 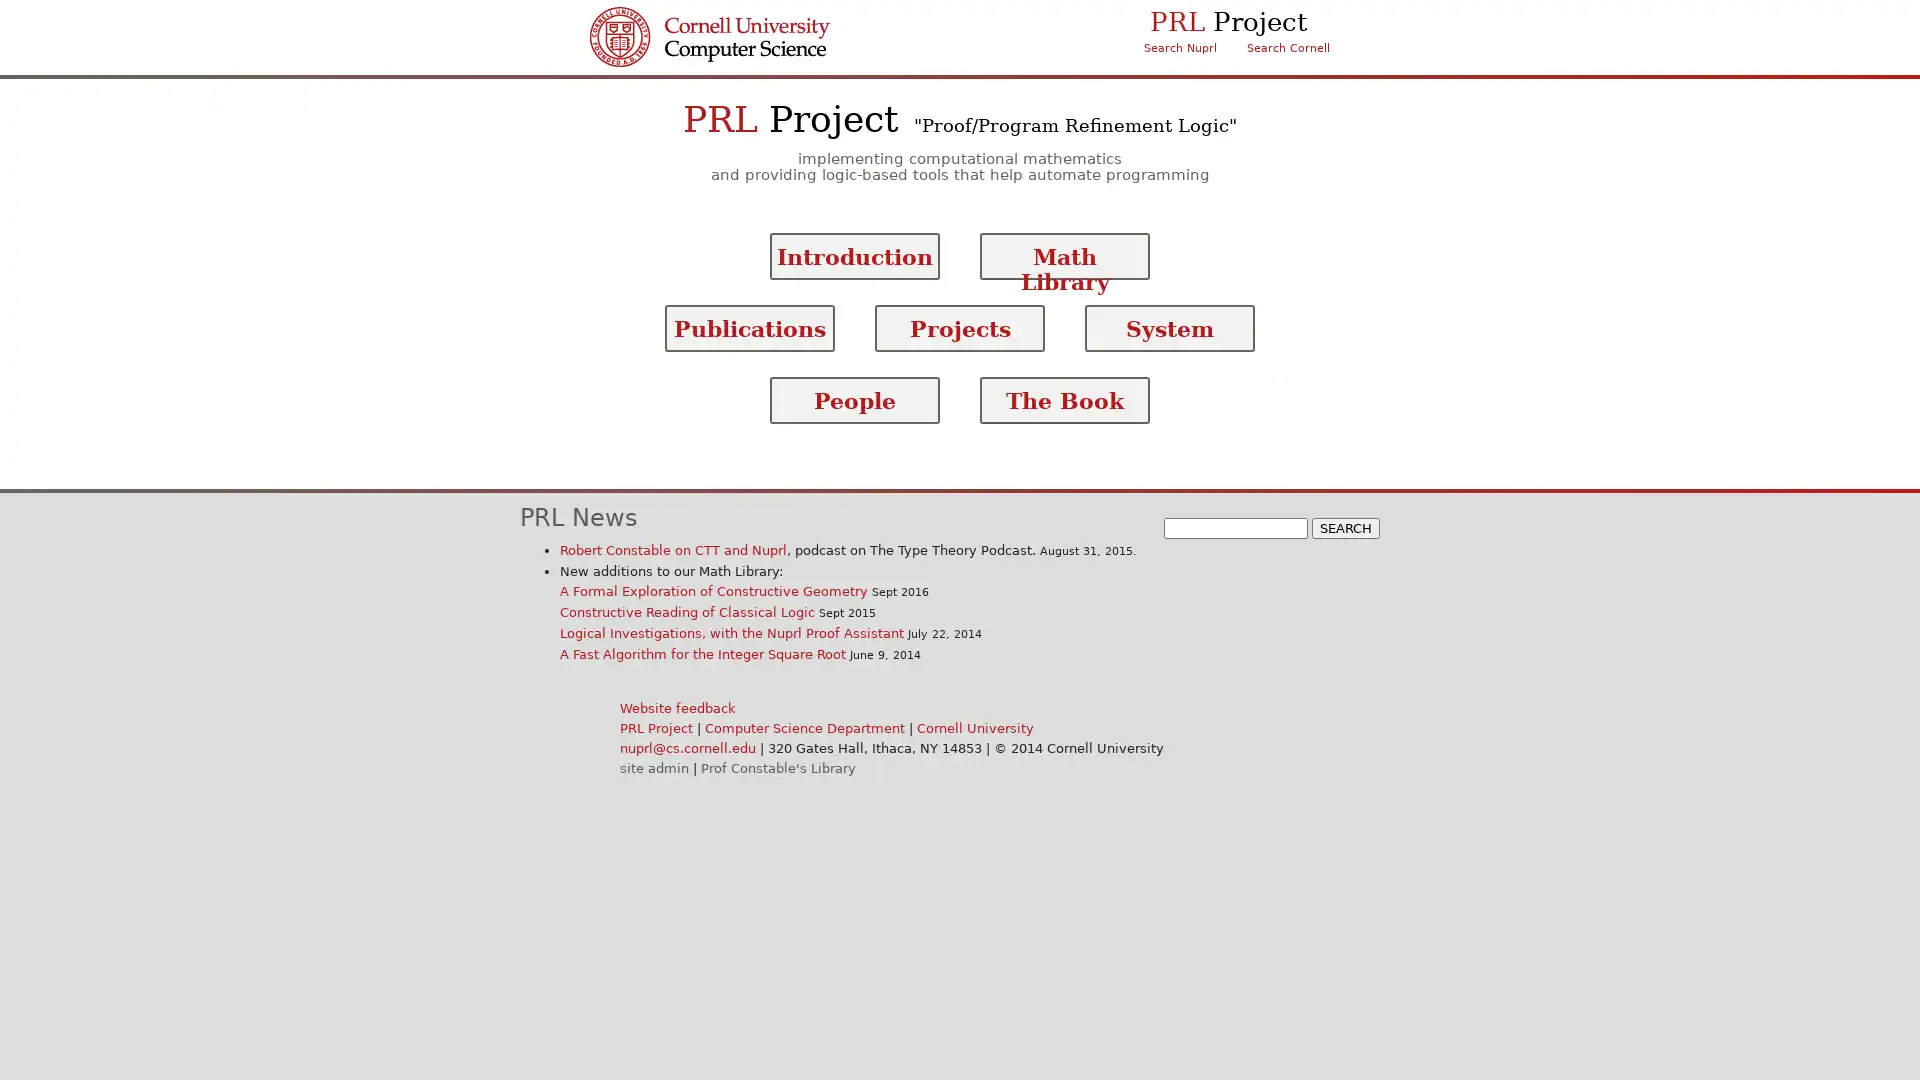 What do you see at coordinates (1345, 526) in the screenshot?
I see `SEARCH` at bounding box center [1345, 526].